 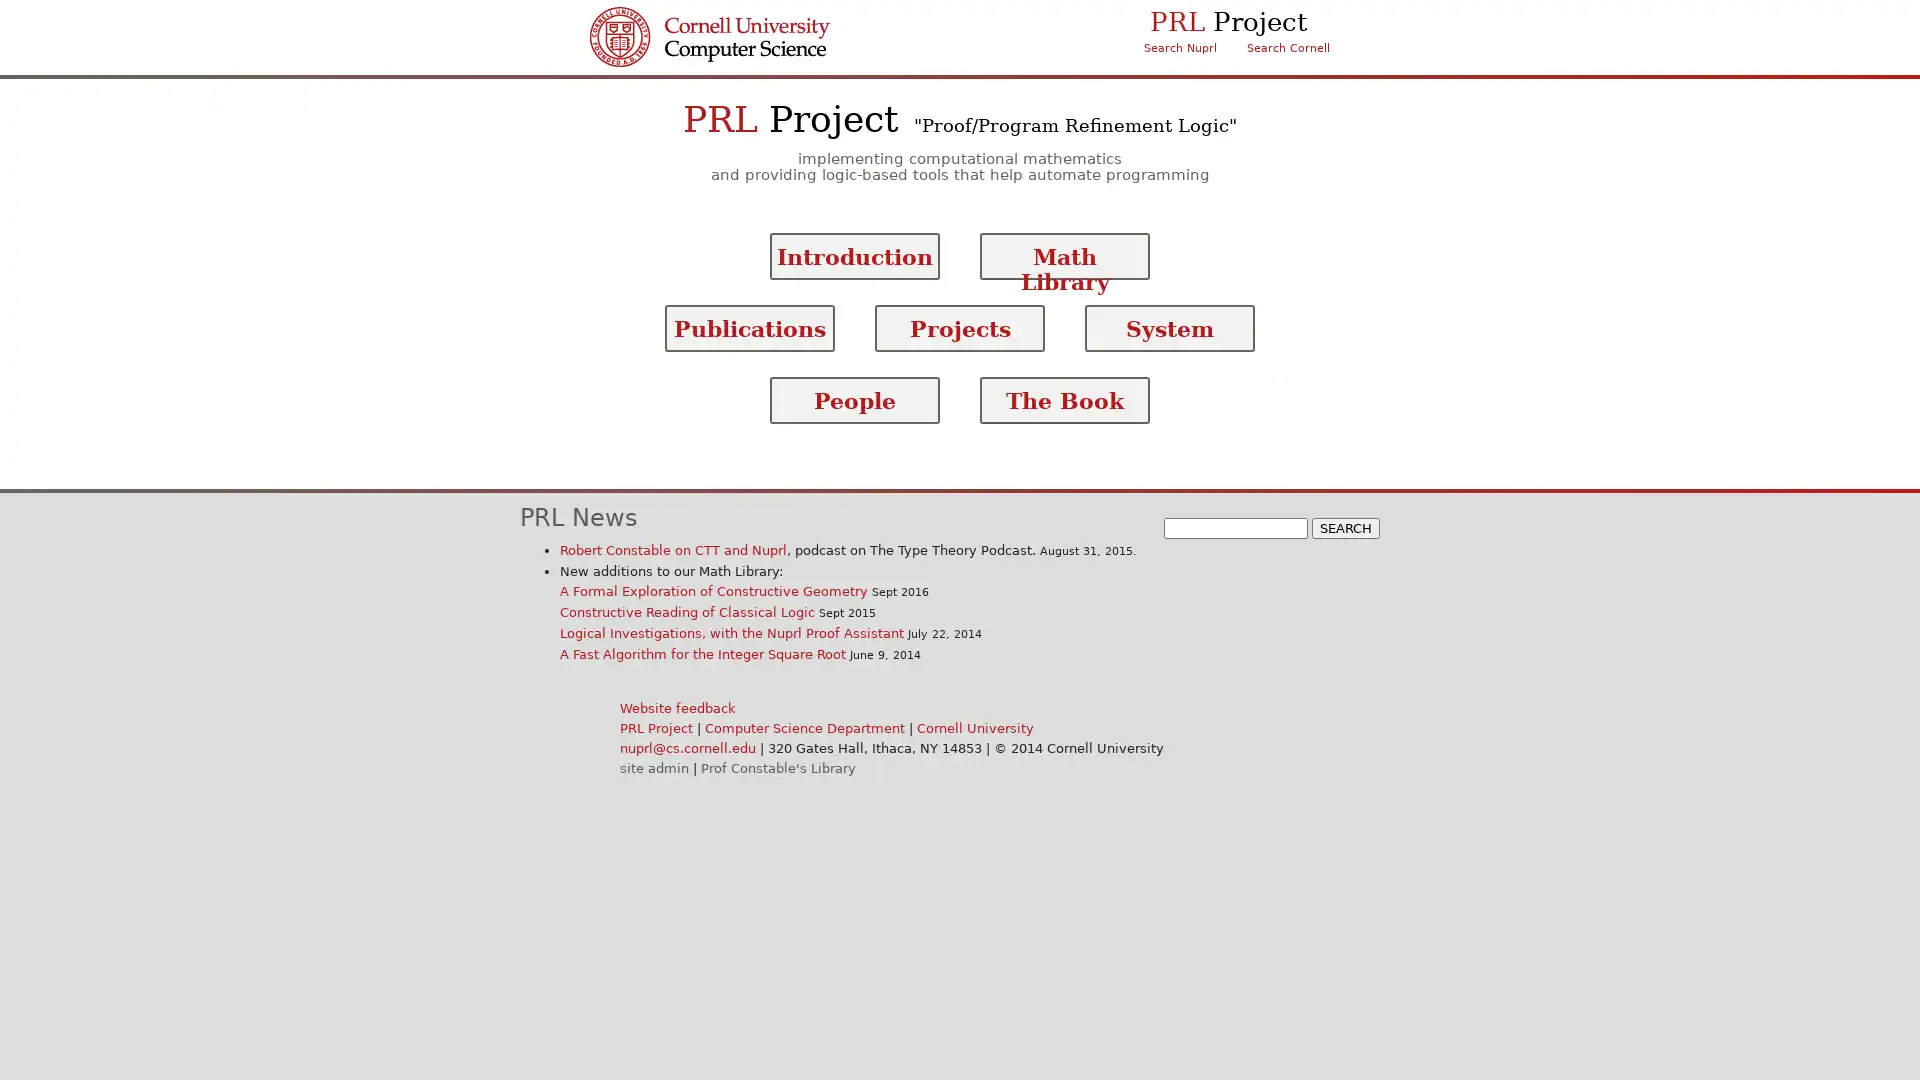 What do you see at coordinates (1345, 526) in the screenshot?
I see `SEARCH` at bounding box center [1345, 526].